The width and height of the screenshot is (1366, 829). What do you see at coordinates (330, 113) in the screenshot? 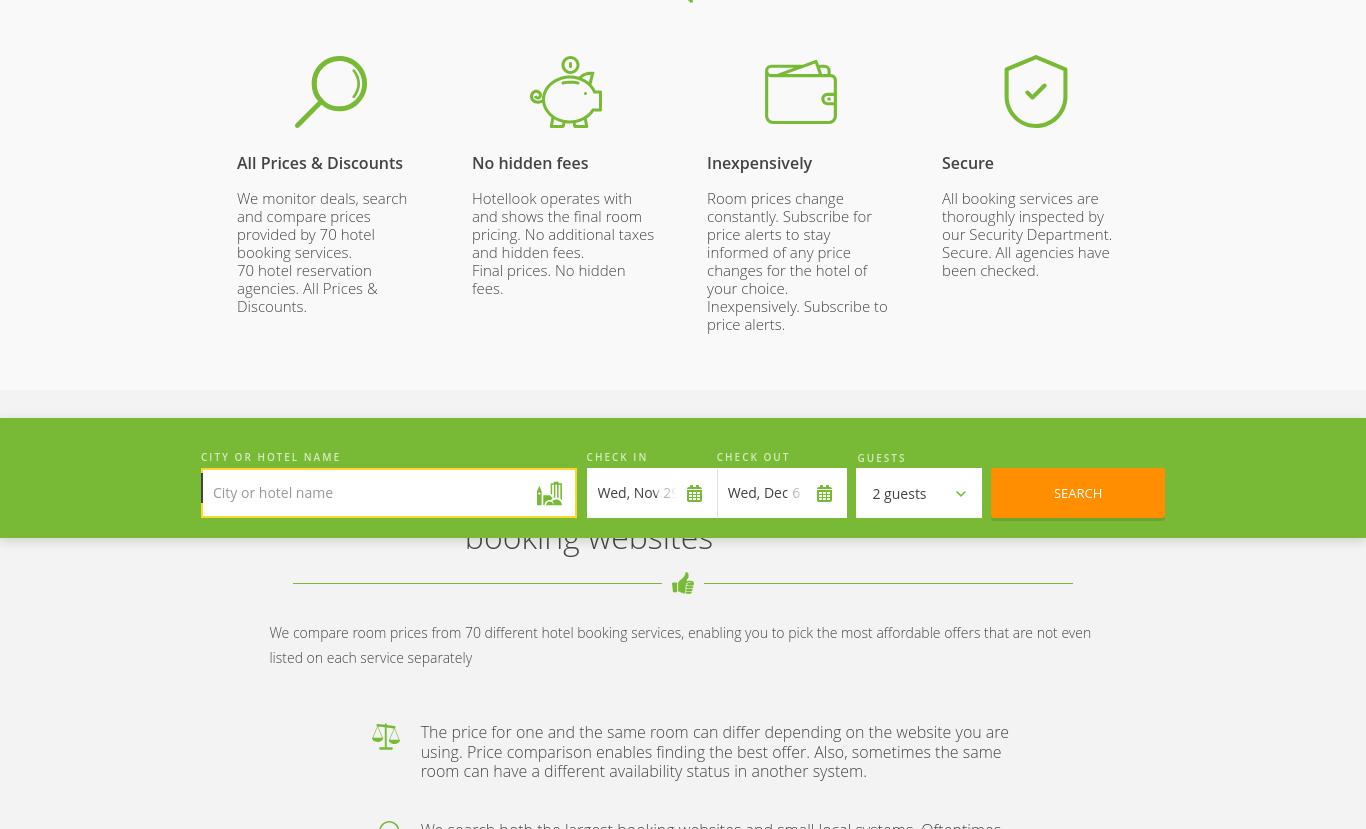
I see `'252 000'` at bounding box center [330, 113].